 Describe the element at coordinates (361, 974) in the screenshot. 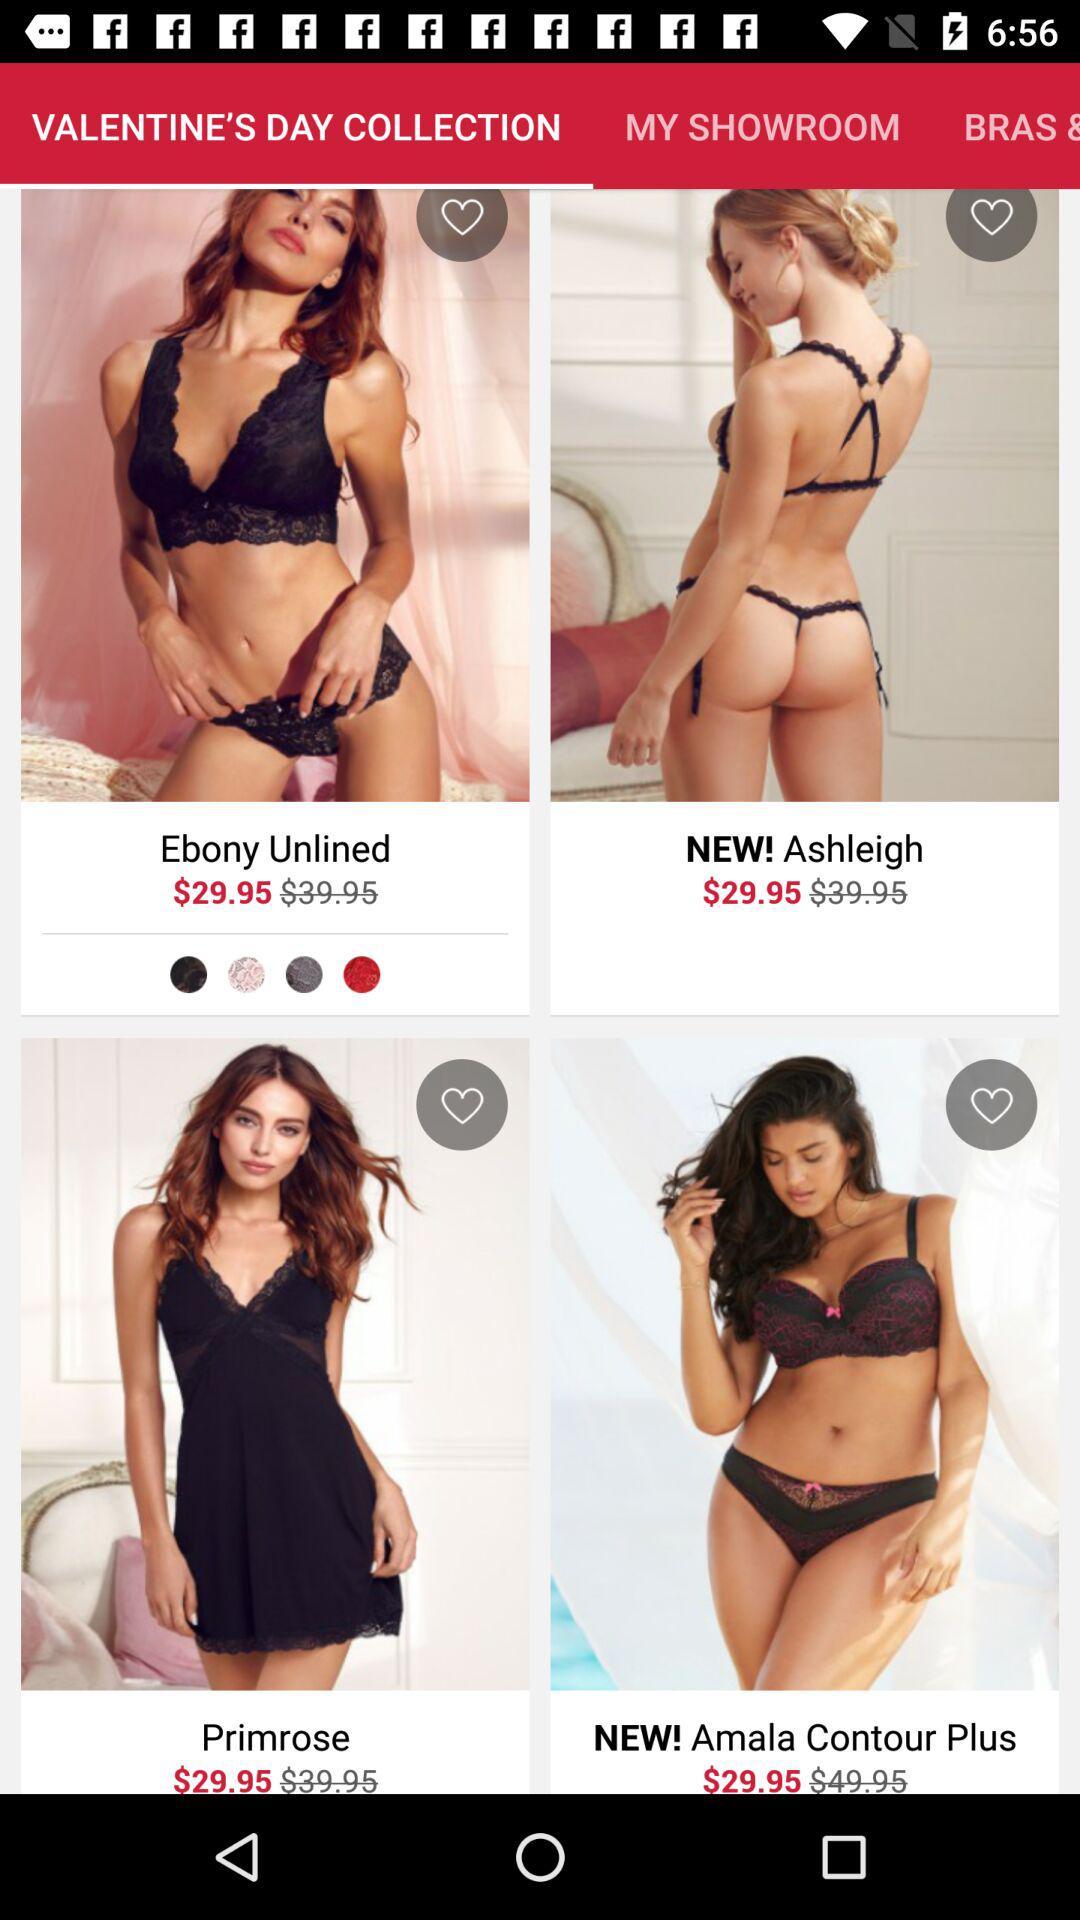

I see `the red option` at that location.